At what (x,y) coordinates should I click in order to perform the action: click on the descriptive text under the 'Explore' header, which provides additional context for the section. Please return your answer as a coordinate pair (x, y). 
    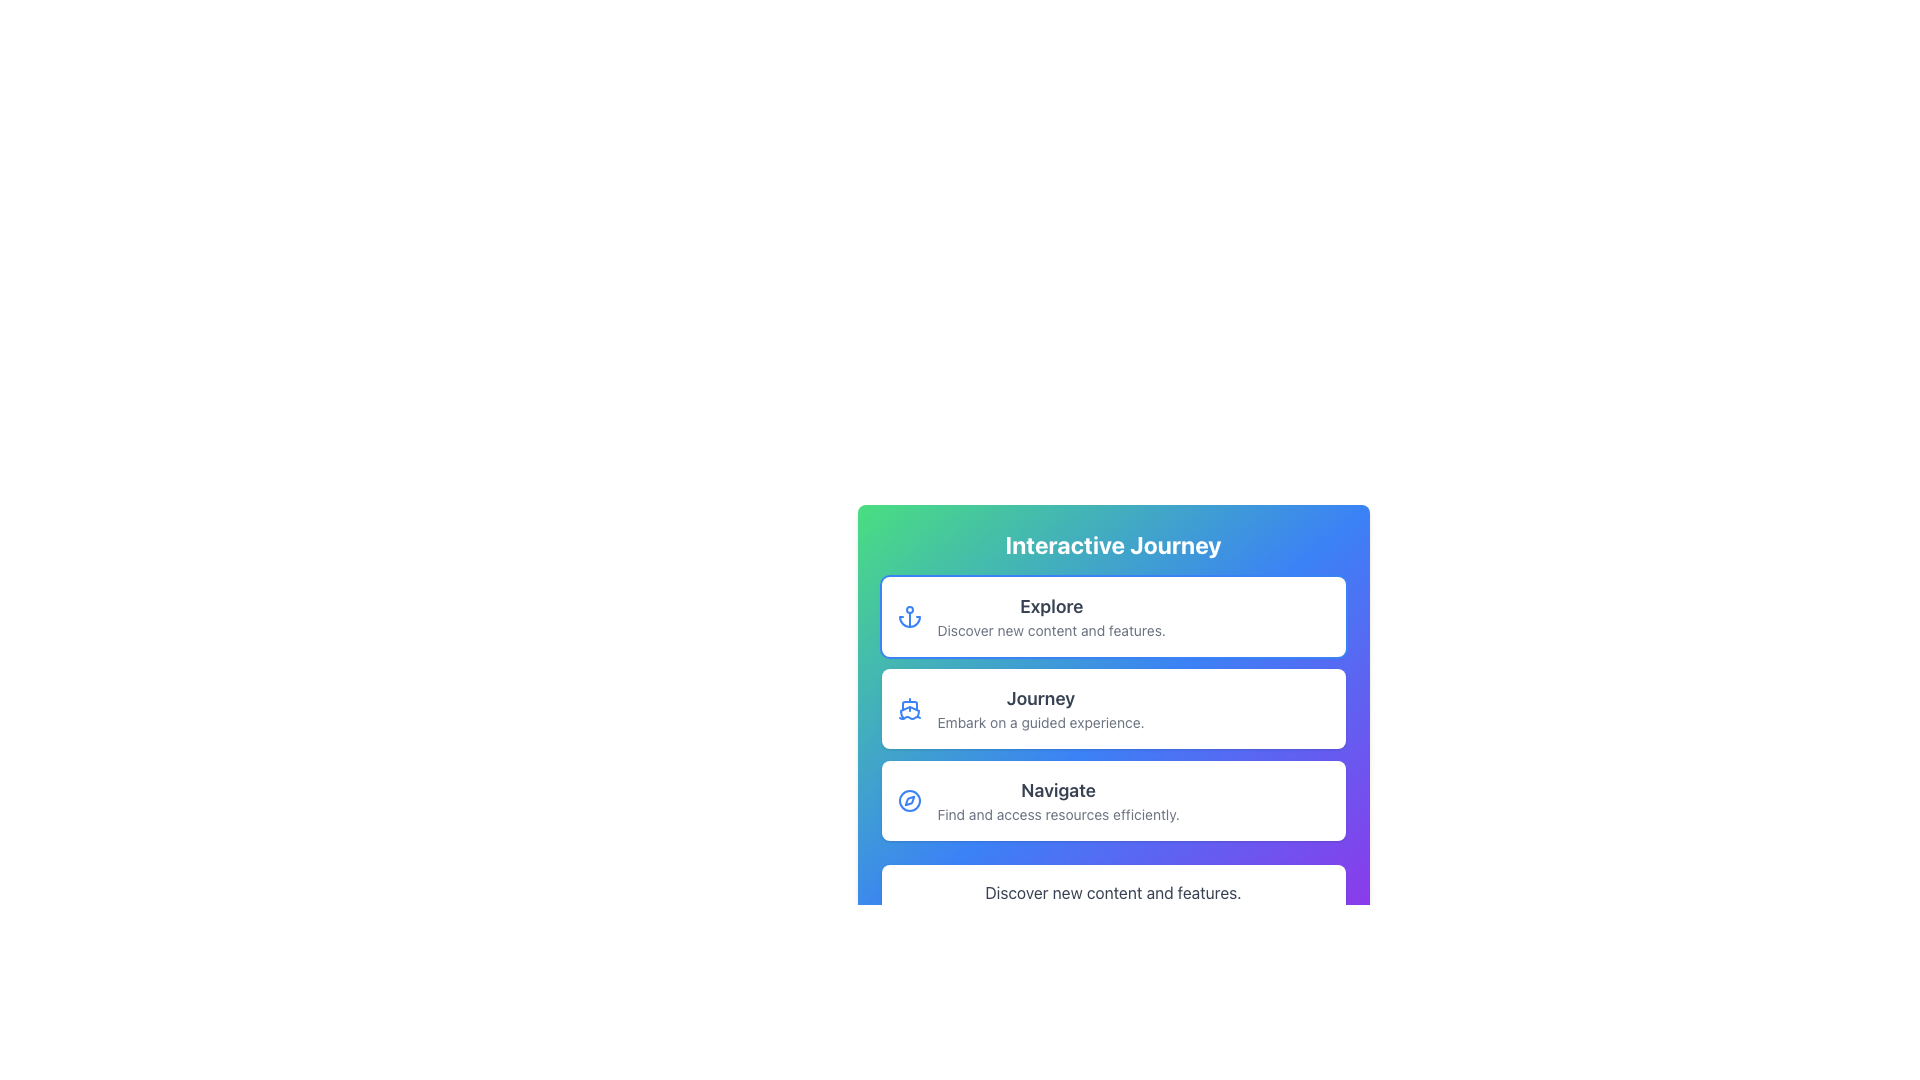
    Looking at the image, I should click on (1050, 631).